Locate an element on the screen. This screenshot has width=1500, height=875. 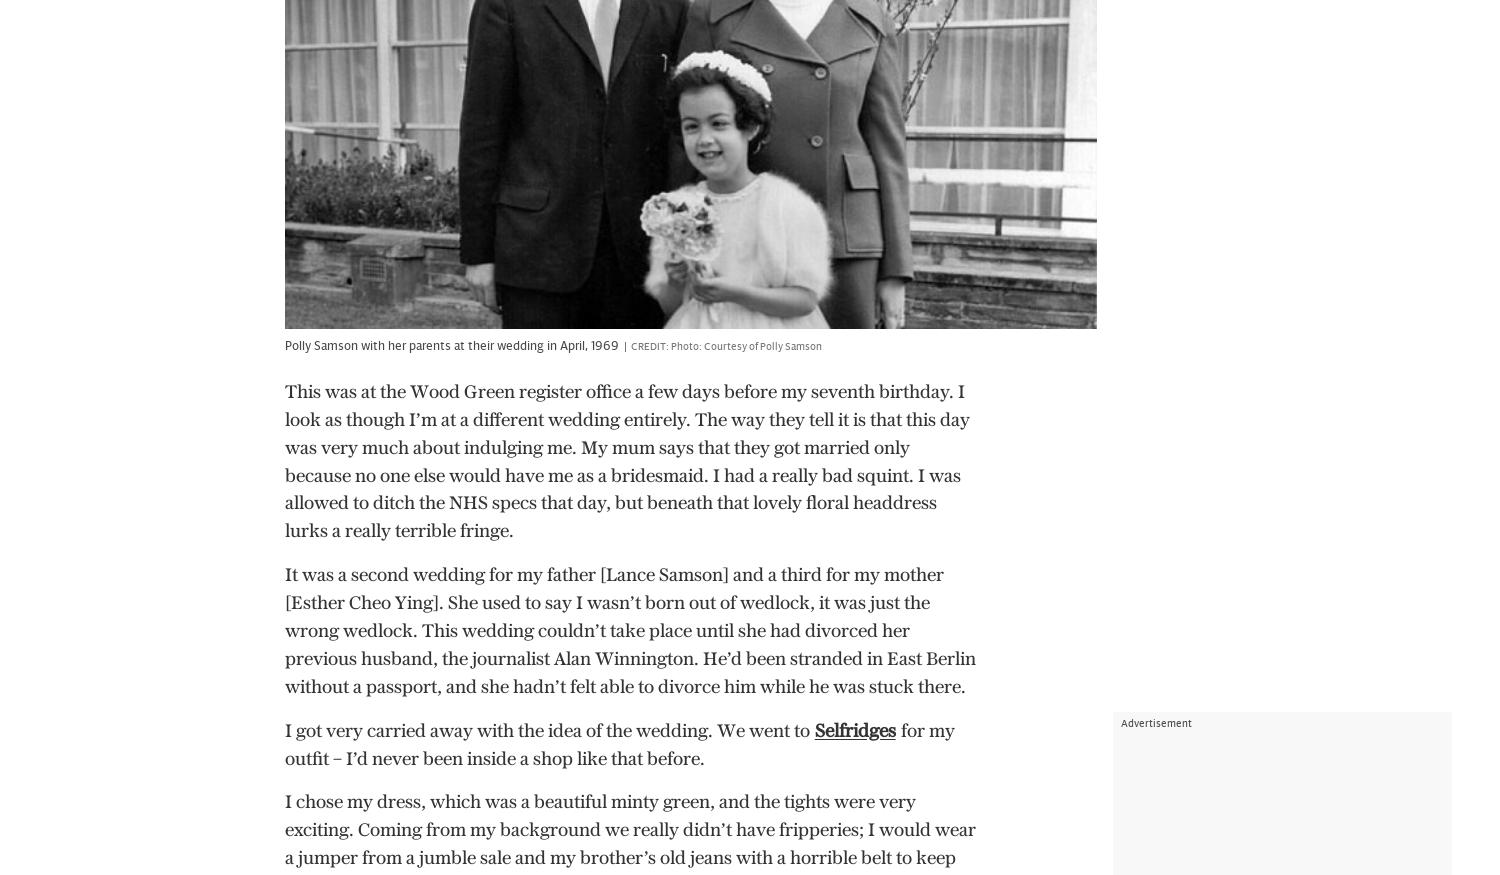
'Wine Cellar' is located at coordinates (78, 732).